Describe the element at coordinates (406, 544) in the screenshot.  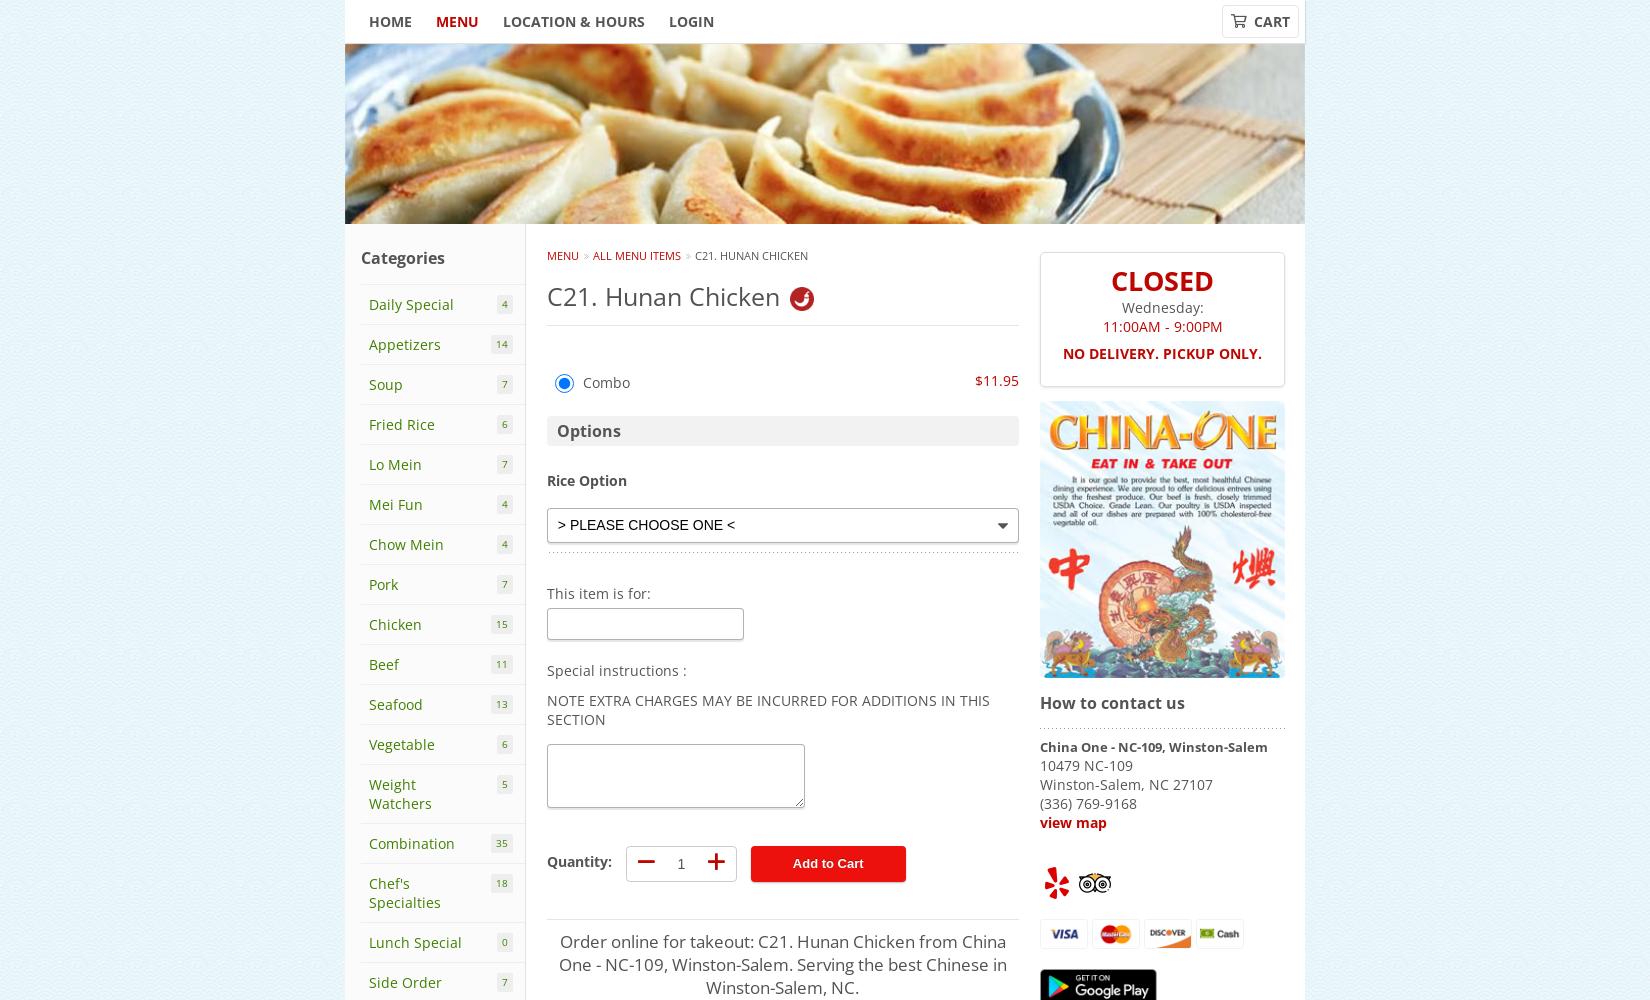
I see `'Chow Mein'` at that location.